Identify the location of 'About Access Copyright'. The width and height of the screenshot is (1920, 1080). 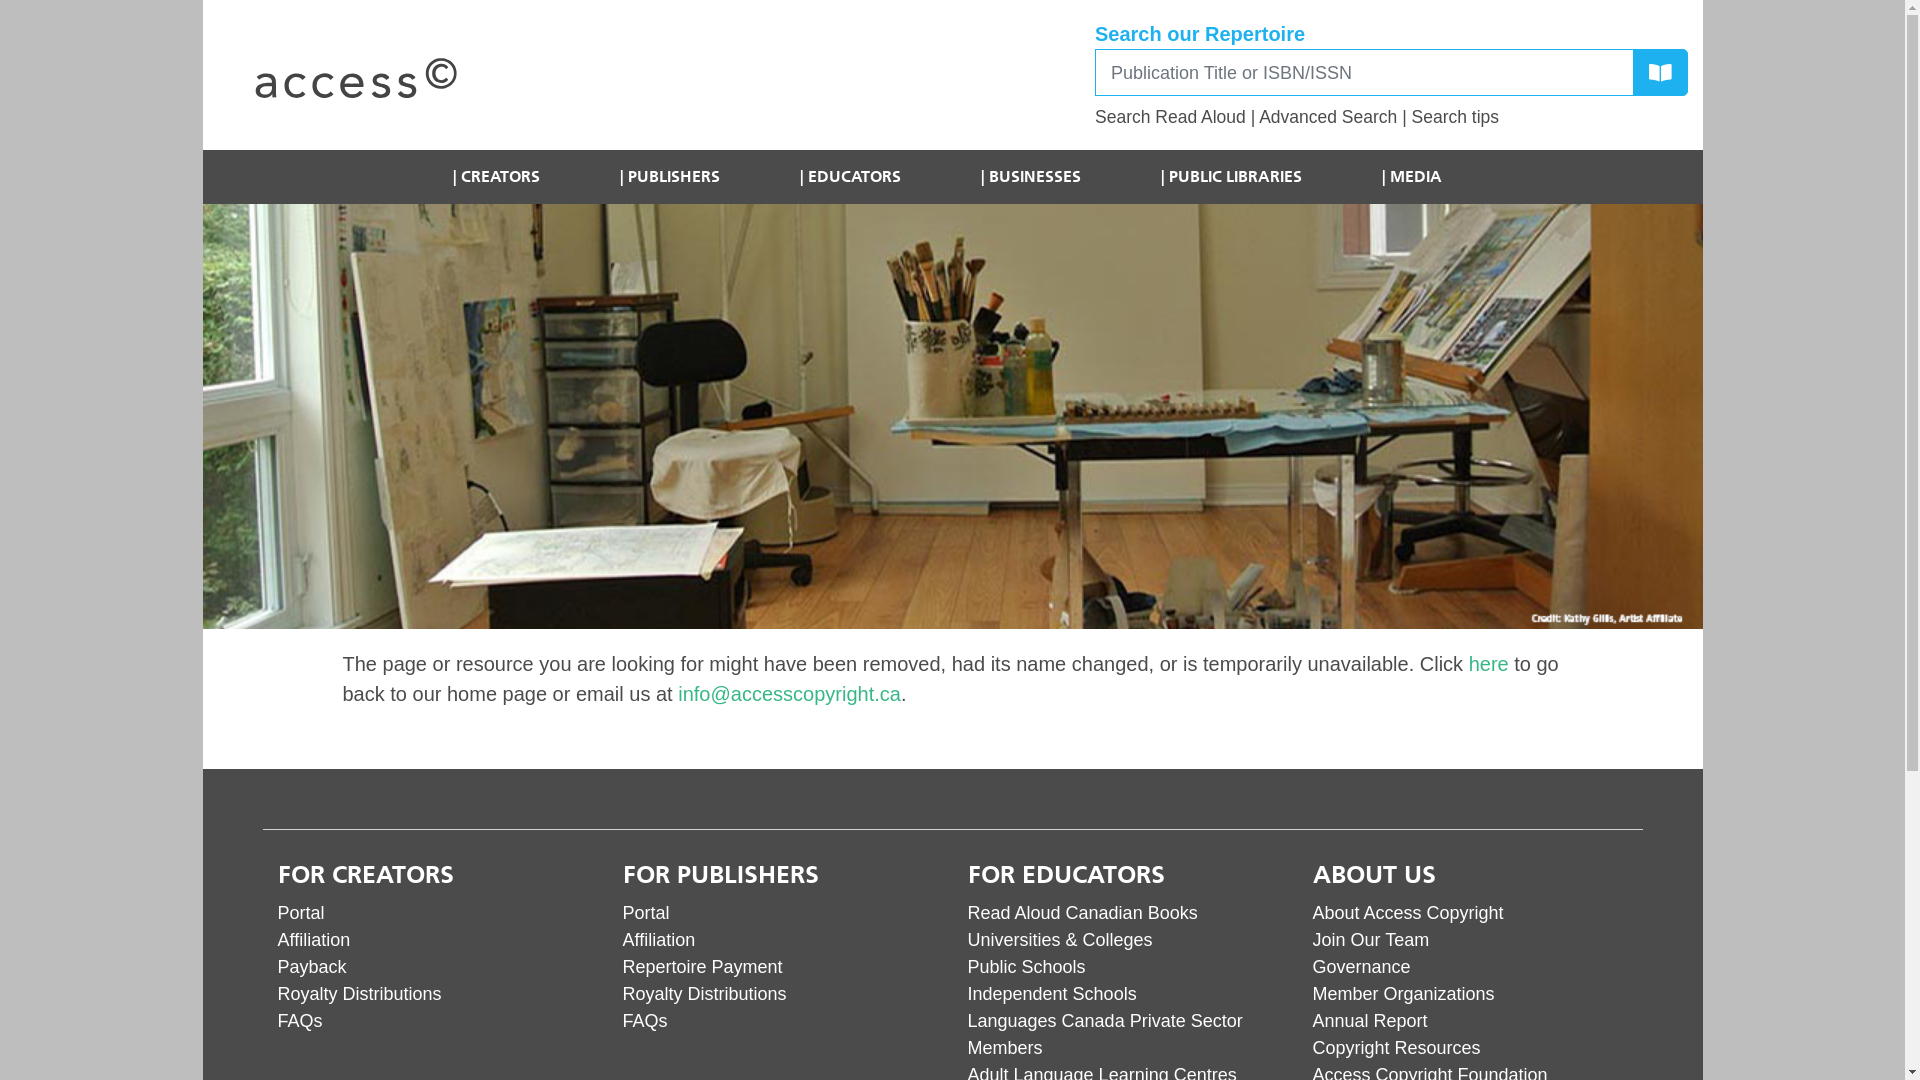
(1406, 913).